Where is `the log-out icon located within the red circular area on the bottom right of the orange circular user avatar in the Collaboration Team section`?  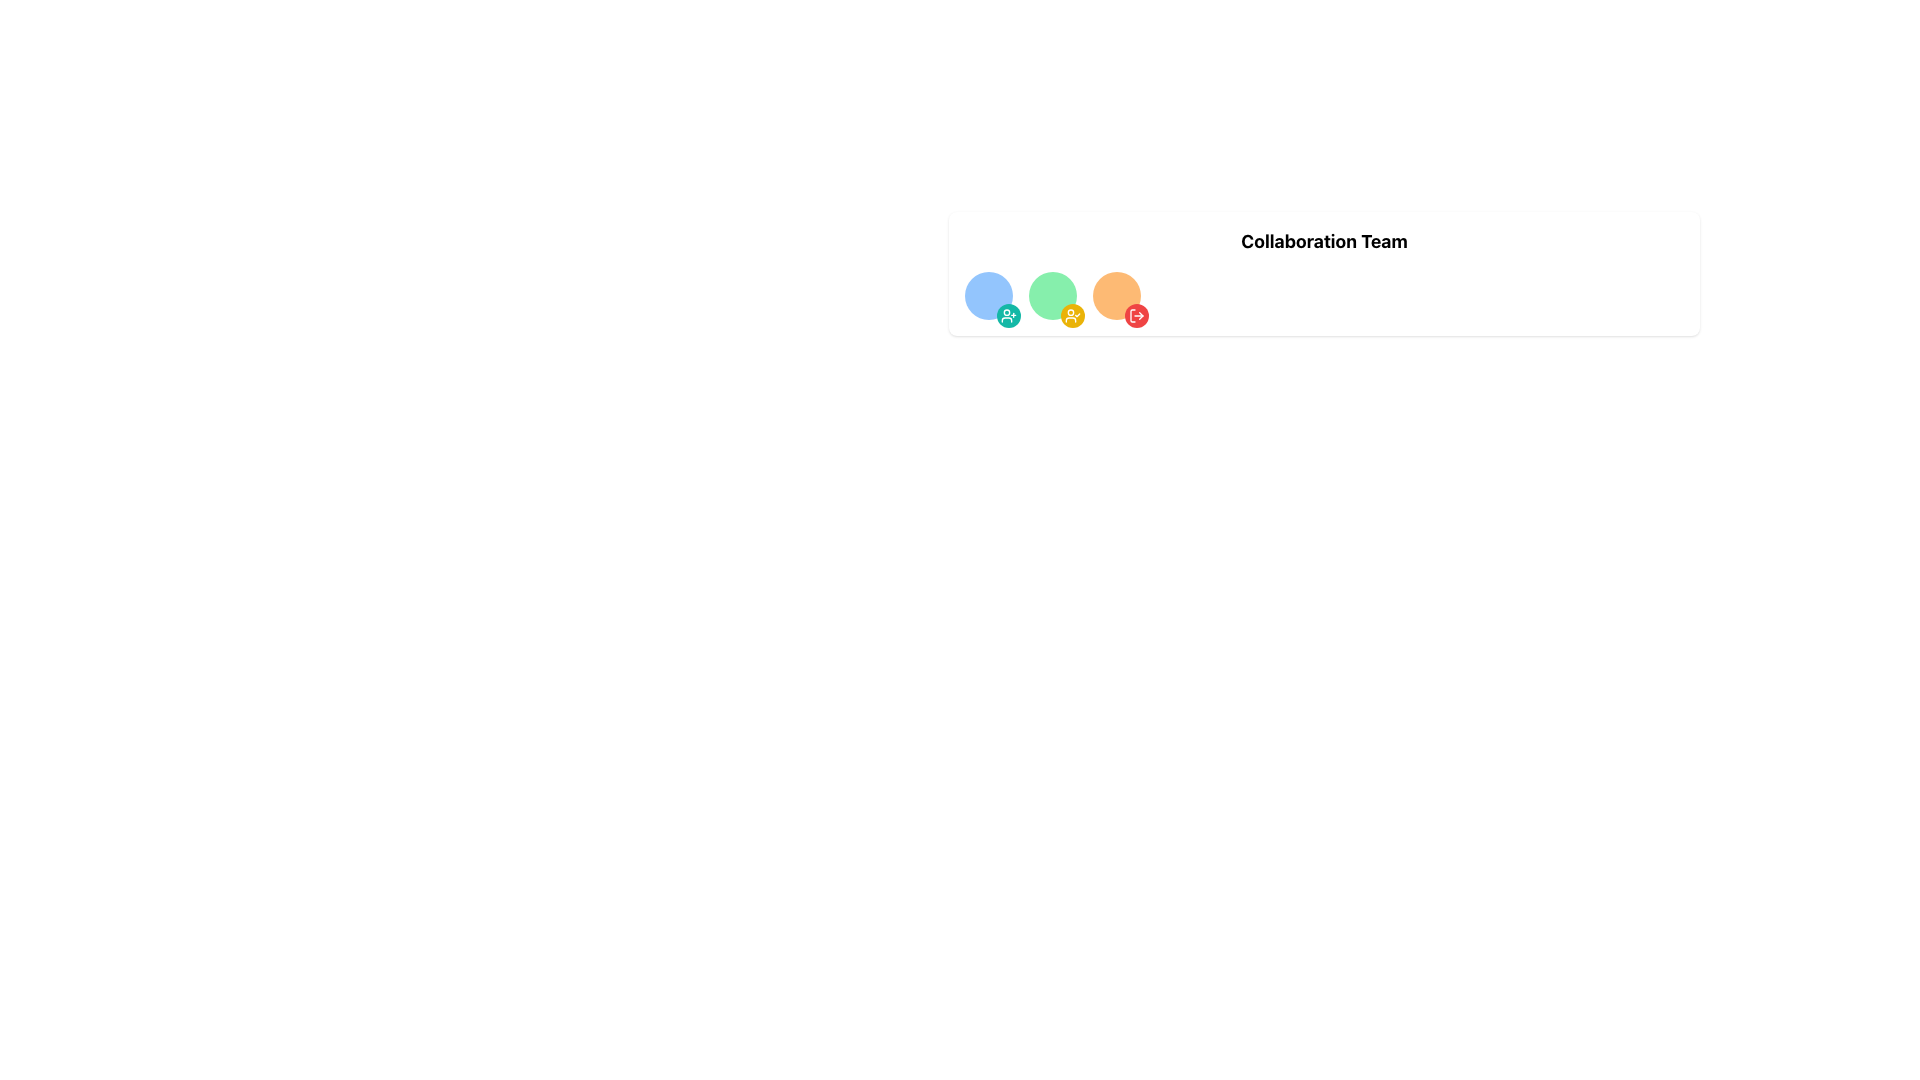
the log-out icon located within the red circular area on the bottom right of the orange circular user avatar in the Collaboration Team section is located at coordinates (1137, 315).